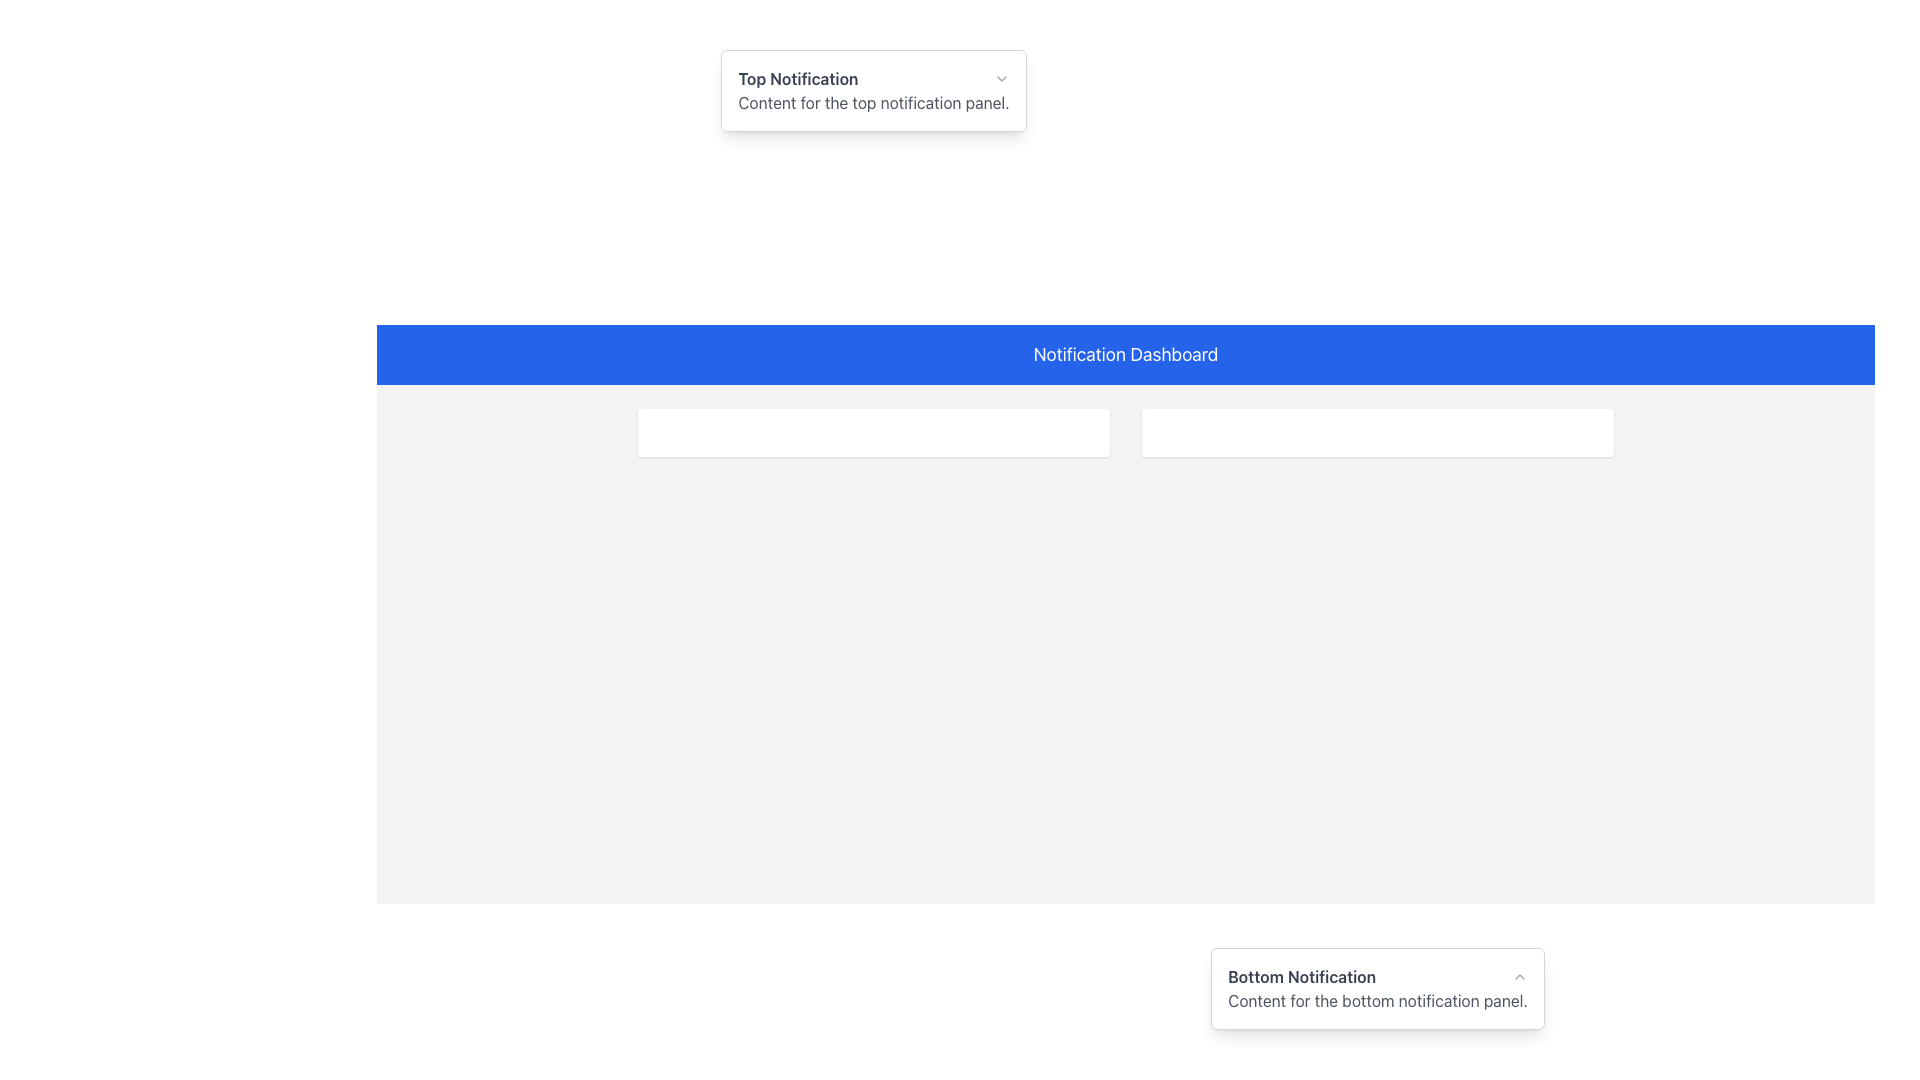  What do you see at coordinates (1001, 77) in the screenshot?
I see `the Dropdown Control located in the Top Notification section to change its color` at bounding box center [1001, 77].